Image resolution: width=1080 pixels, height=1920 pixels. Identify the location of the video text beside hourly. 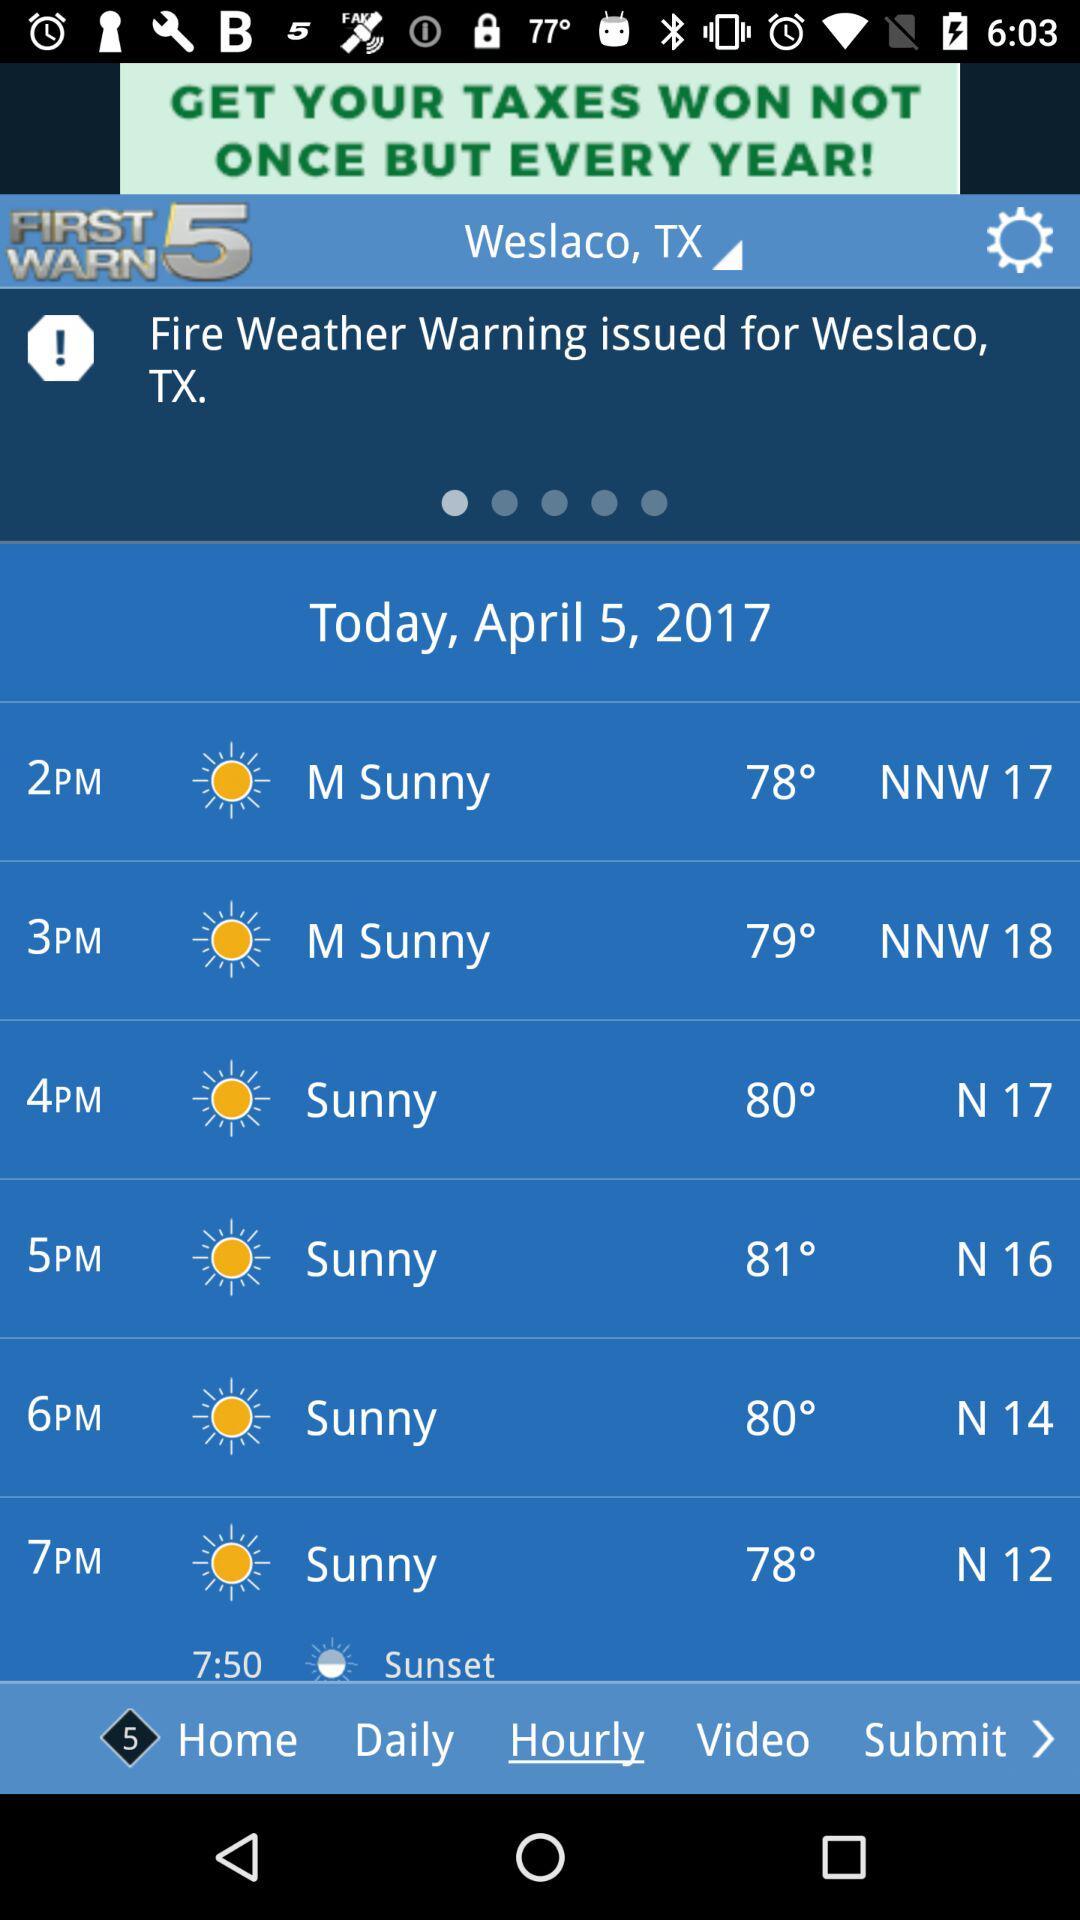
(753, 1737).